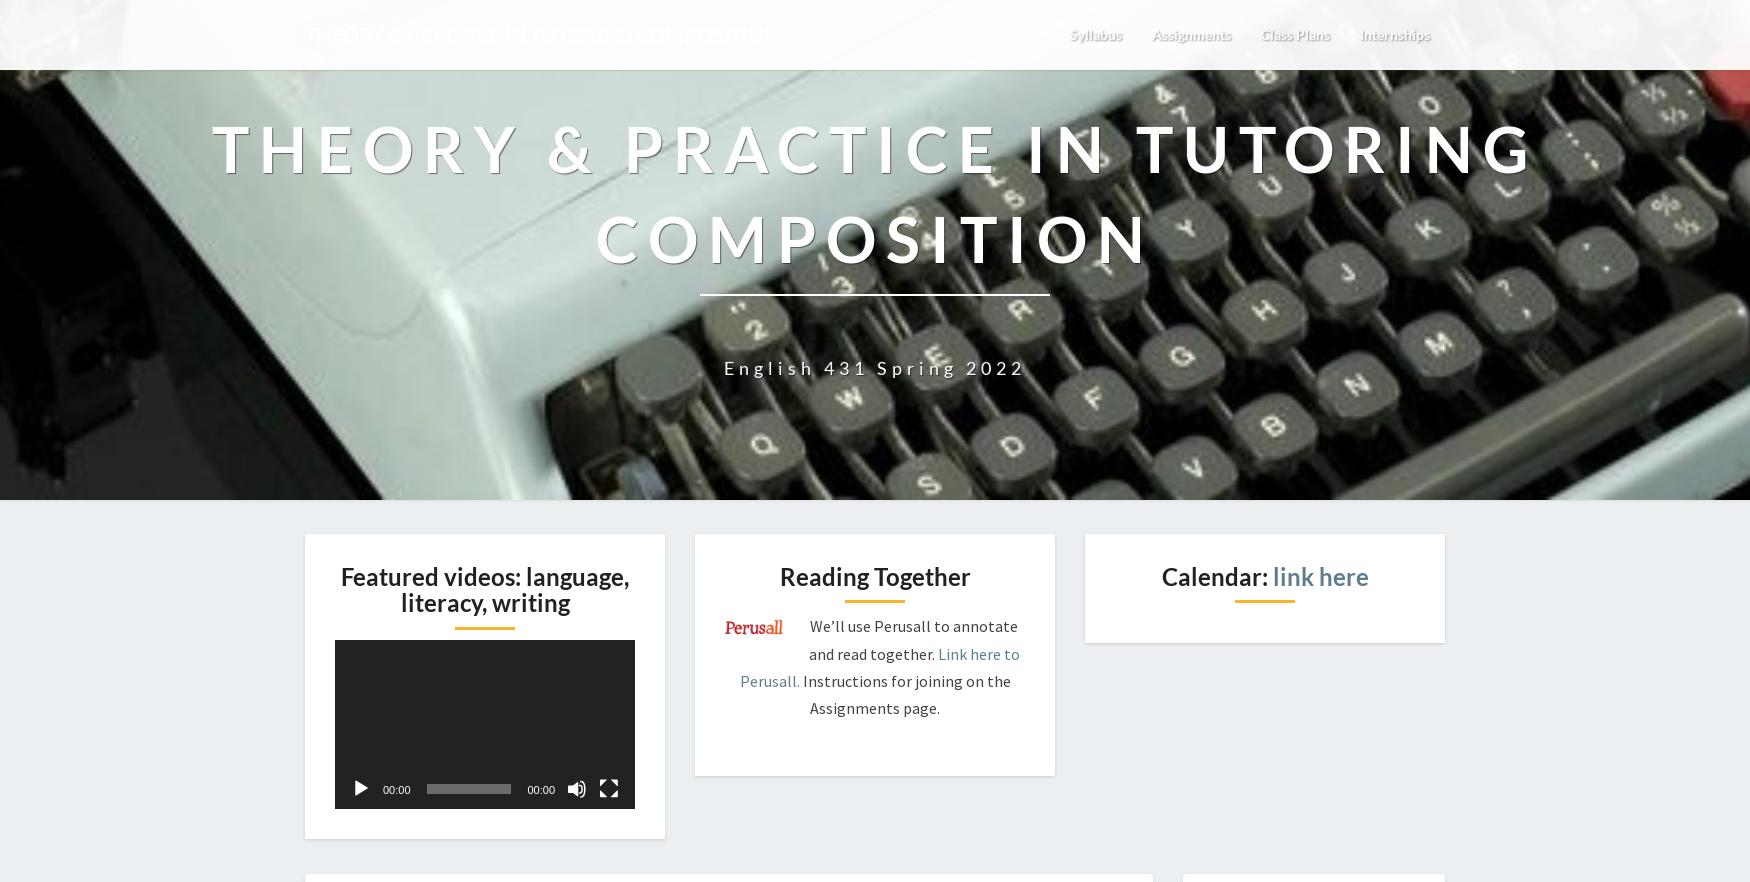 The image size is (1750, 882). Describe the element at coordinates (739, 665) in the screenshot. I see `'Link here to Perusall.'` at that location.